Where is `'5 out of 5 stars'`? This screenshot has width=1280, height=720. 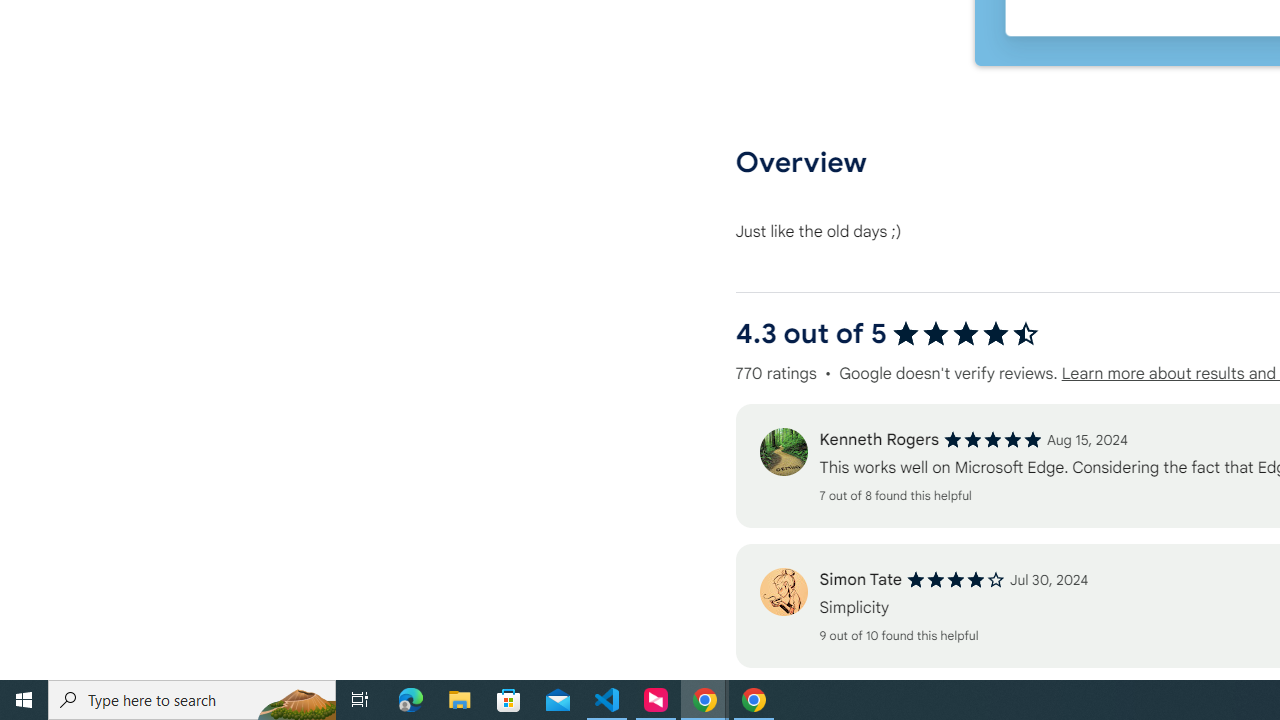 '5 out of 5 stars' is located at coordinates (992, 439).